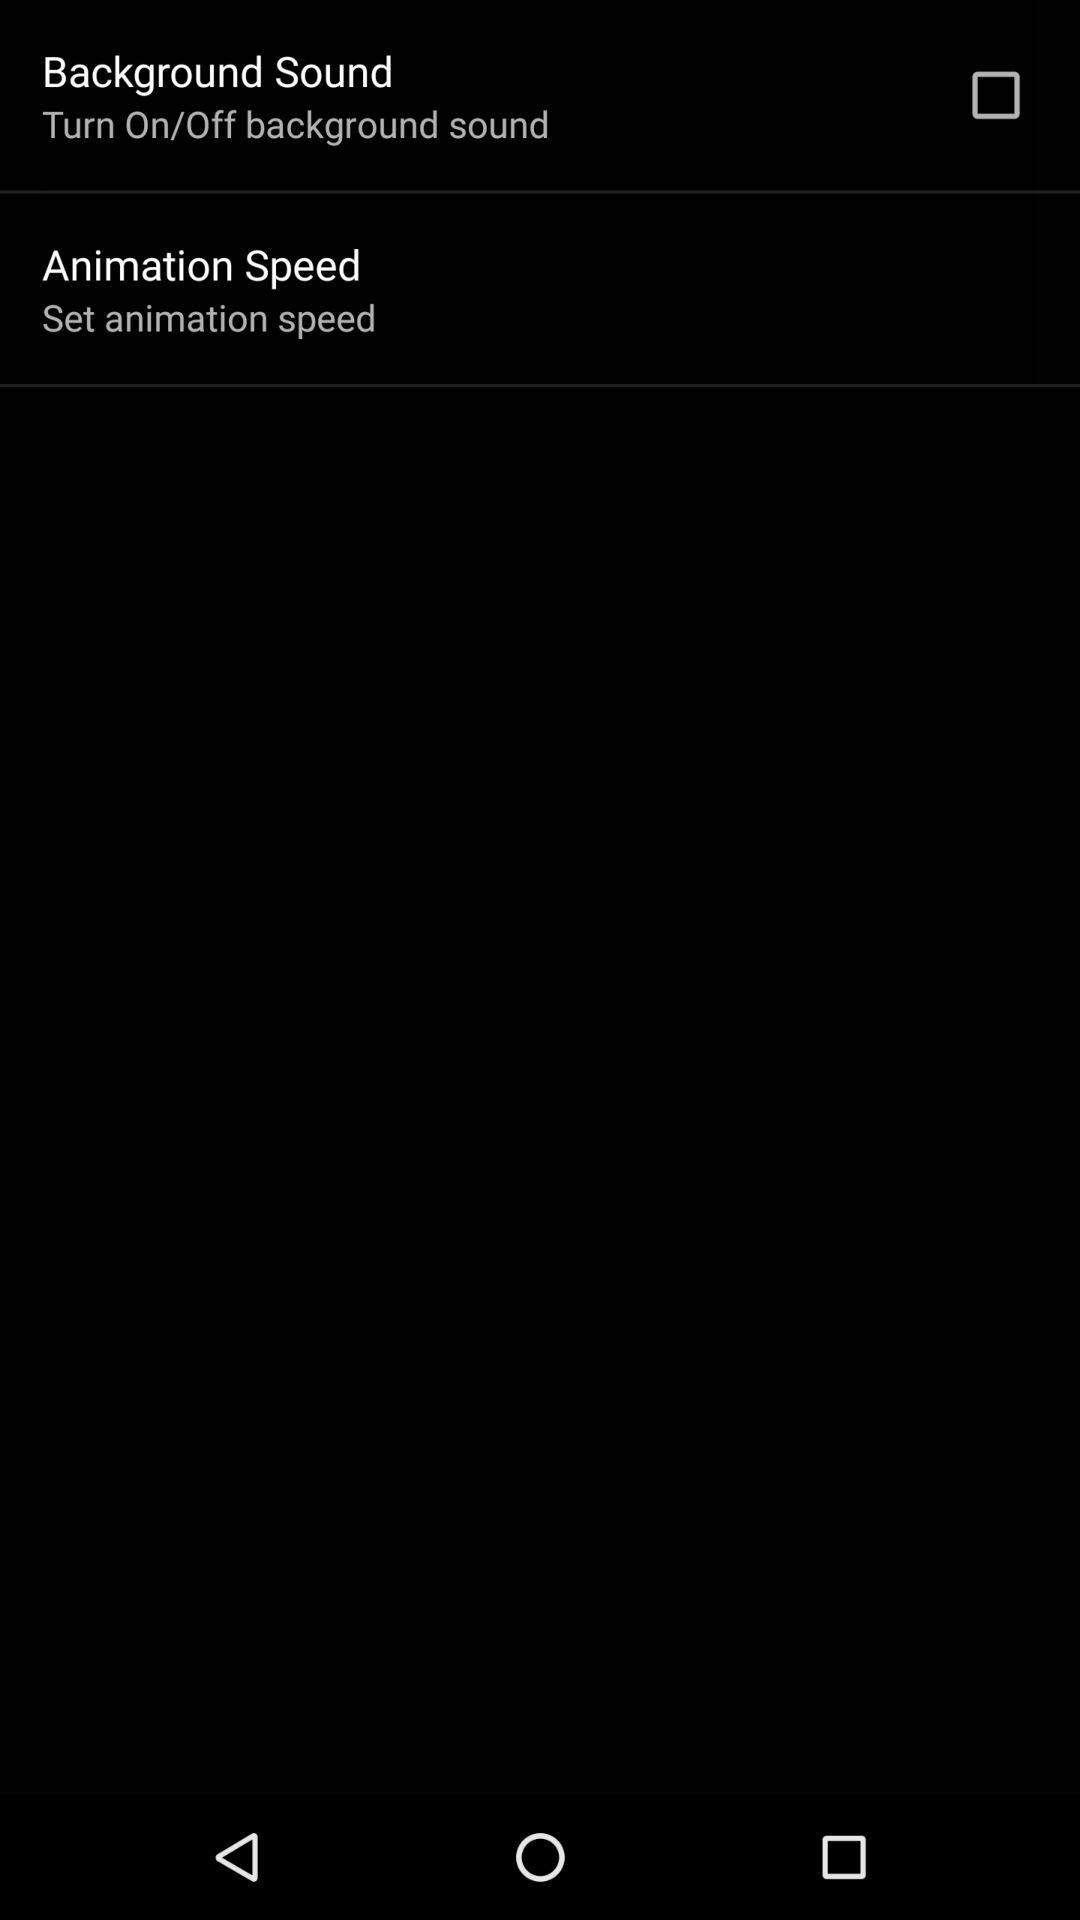 The image size is (1080, 1920). Describe the element at coordinates (295, 122) in the screenshot. I see `the turn on off icon` at that location.